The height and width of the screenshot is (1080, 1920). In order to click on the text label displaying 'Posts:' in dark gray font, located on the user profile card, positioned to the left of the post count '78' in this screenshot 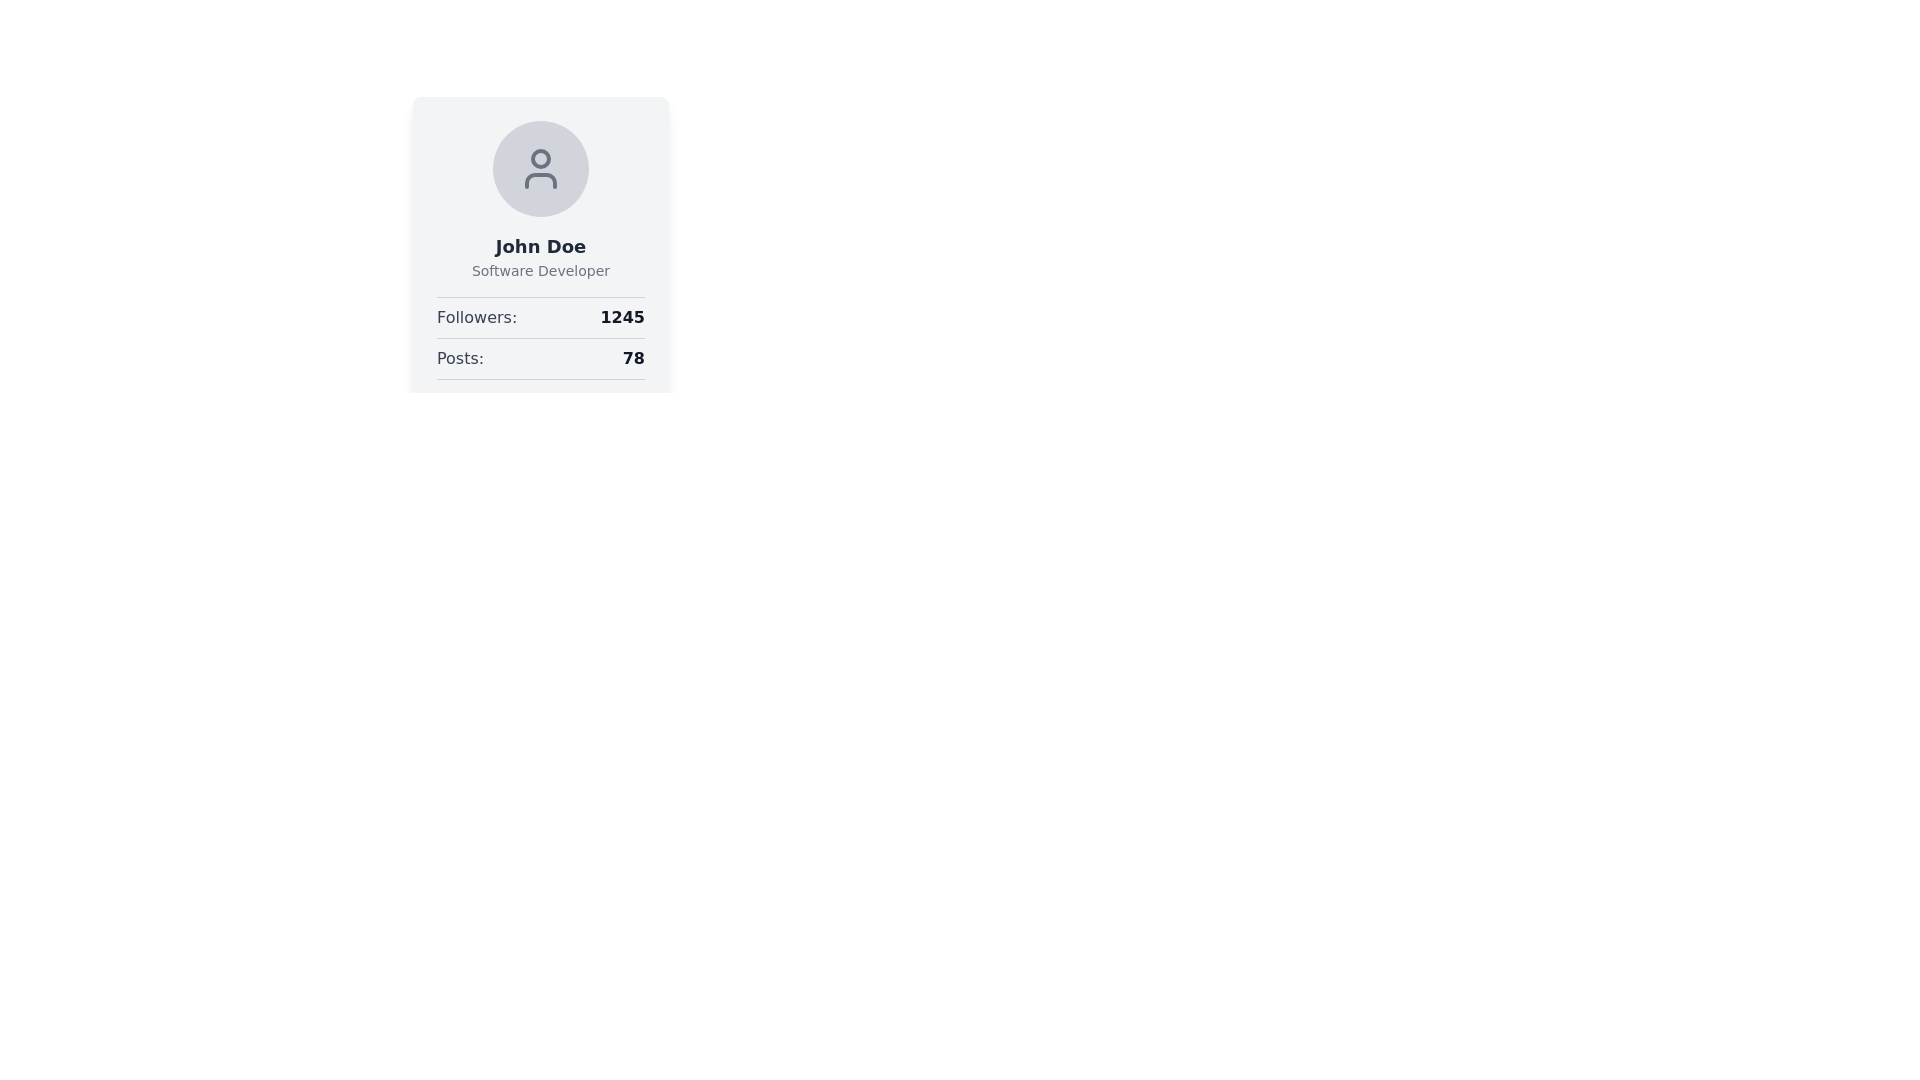, I will do `click(459, 357)`.